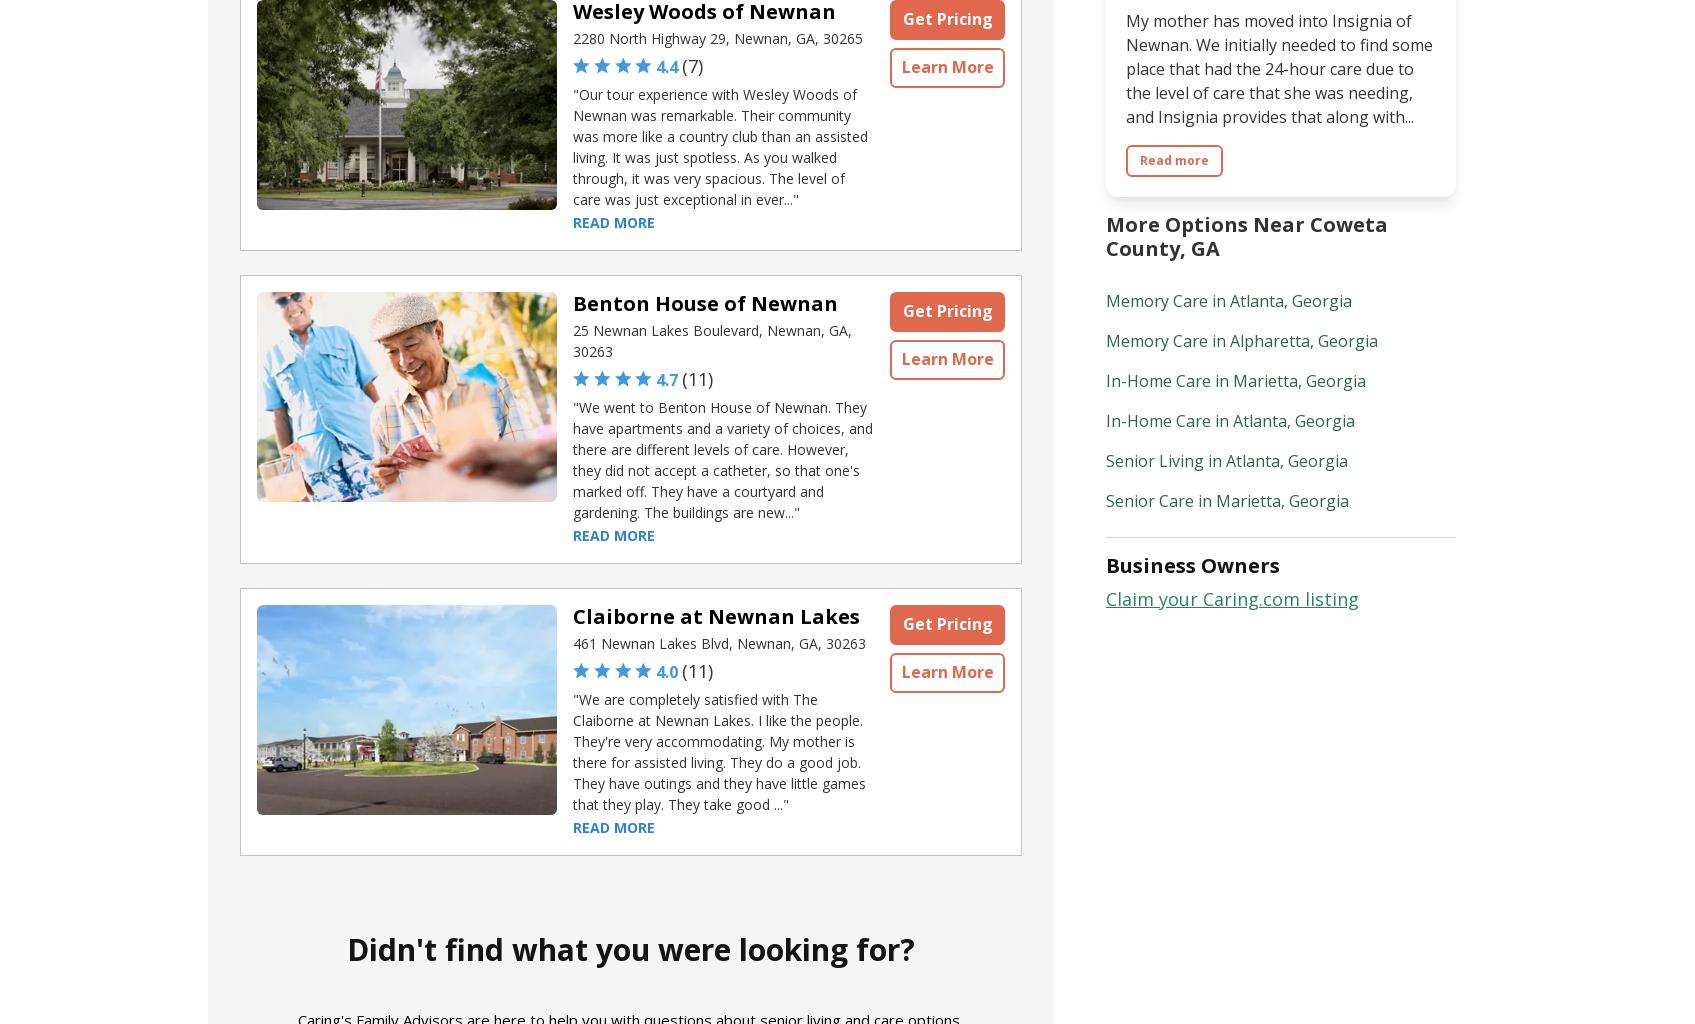  What do you see at coordinates (1246, 234) in the screenshot?
I see `'More Options Near Coweta County, GA'` at bounding box center [1246, 234].